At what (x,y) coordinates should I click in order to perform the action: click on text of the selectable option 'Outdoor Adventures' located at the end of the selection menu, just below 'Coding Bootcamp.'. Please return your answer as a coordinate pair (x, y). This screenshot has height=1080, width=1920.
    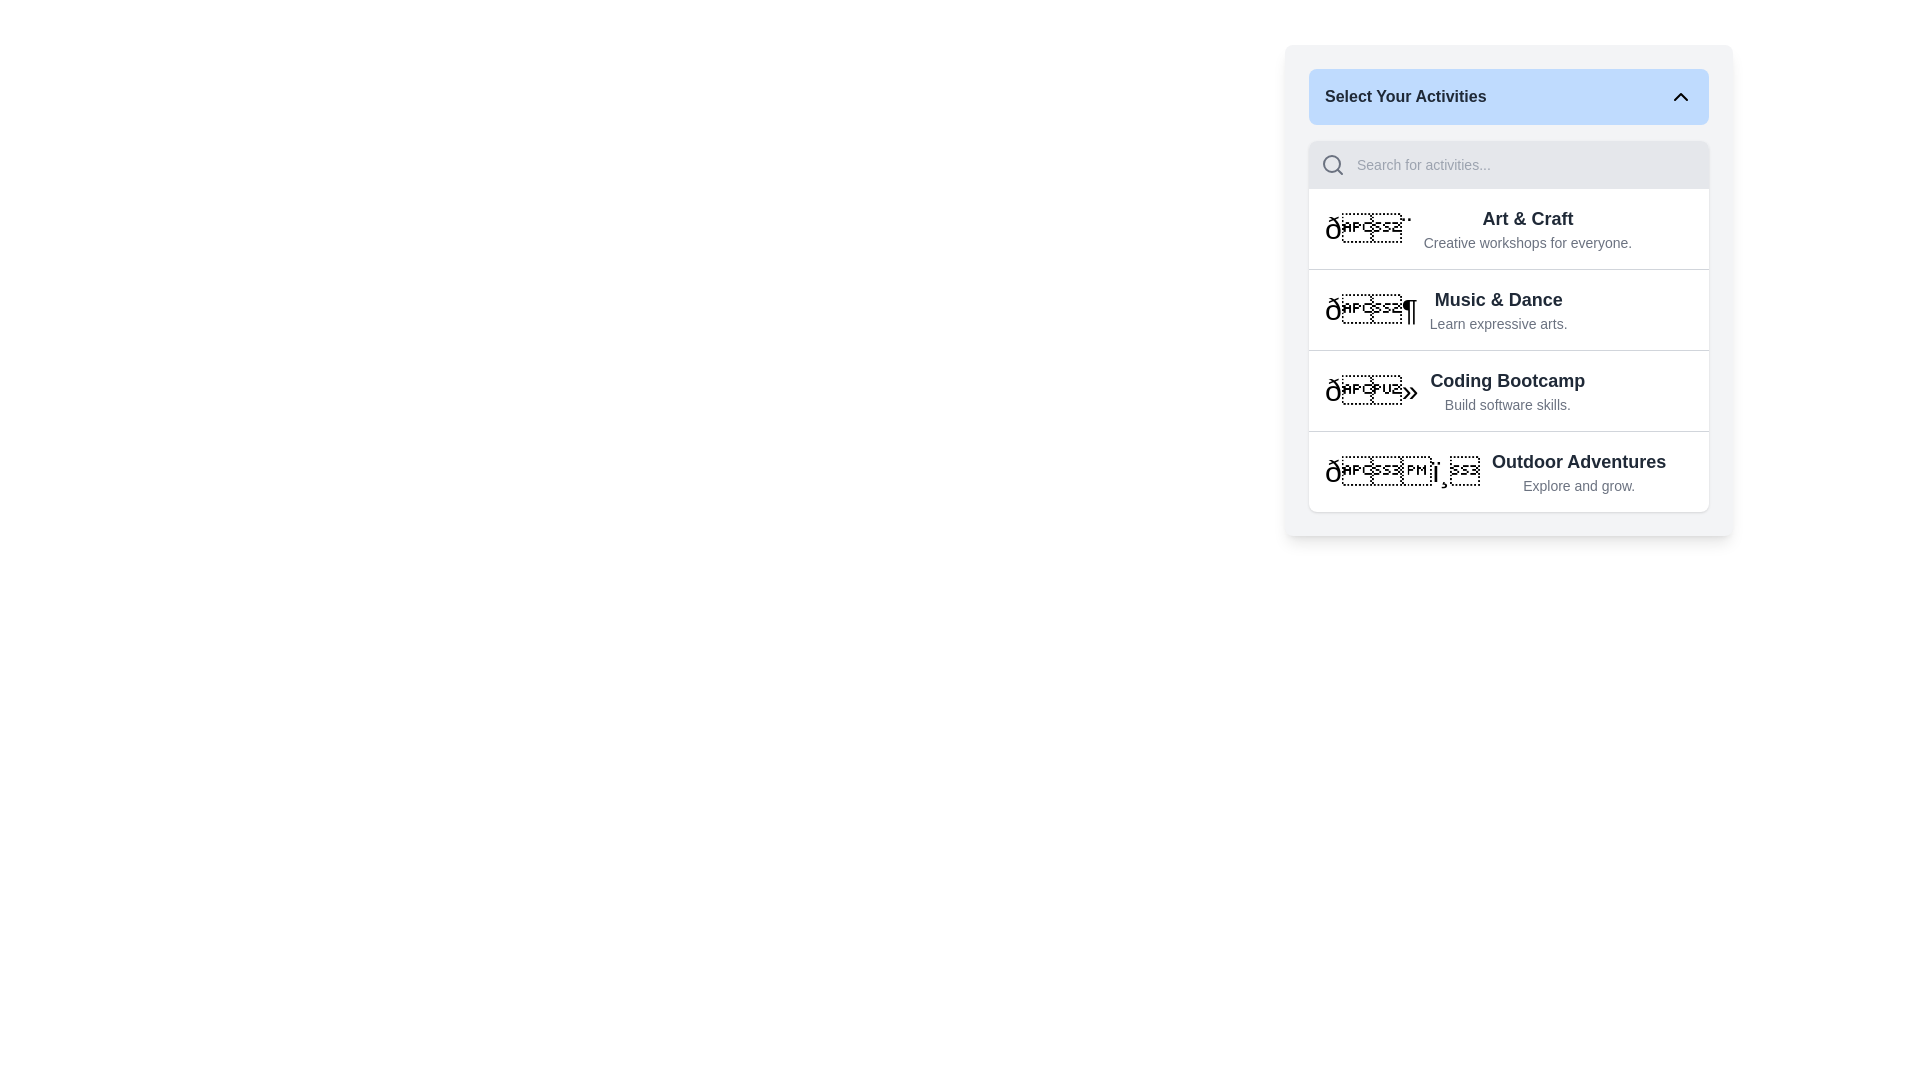
    Looking at the image, I should click on (1578, 471).